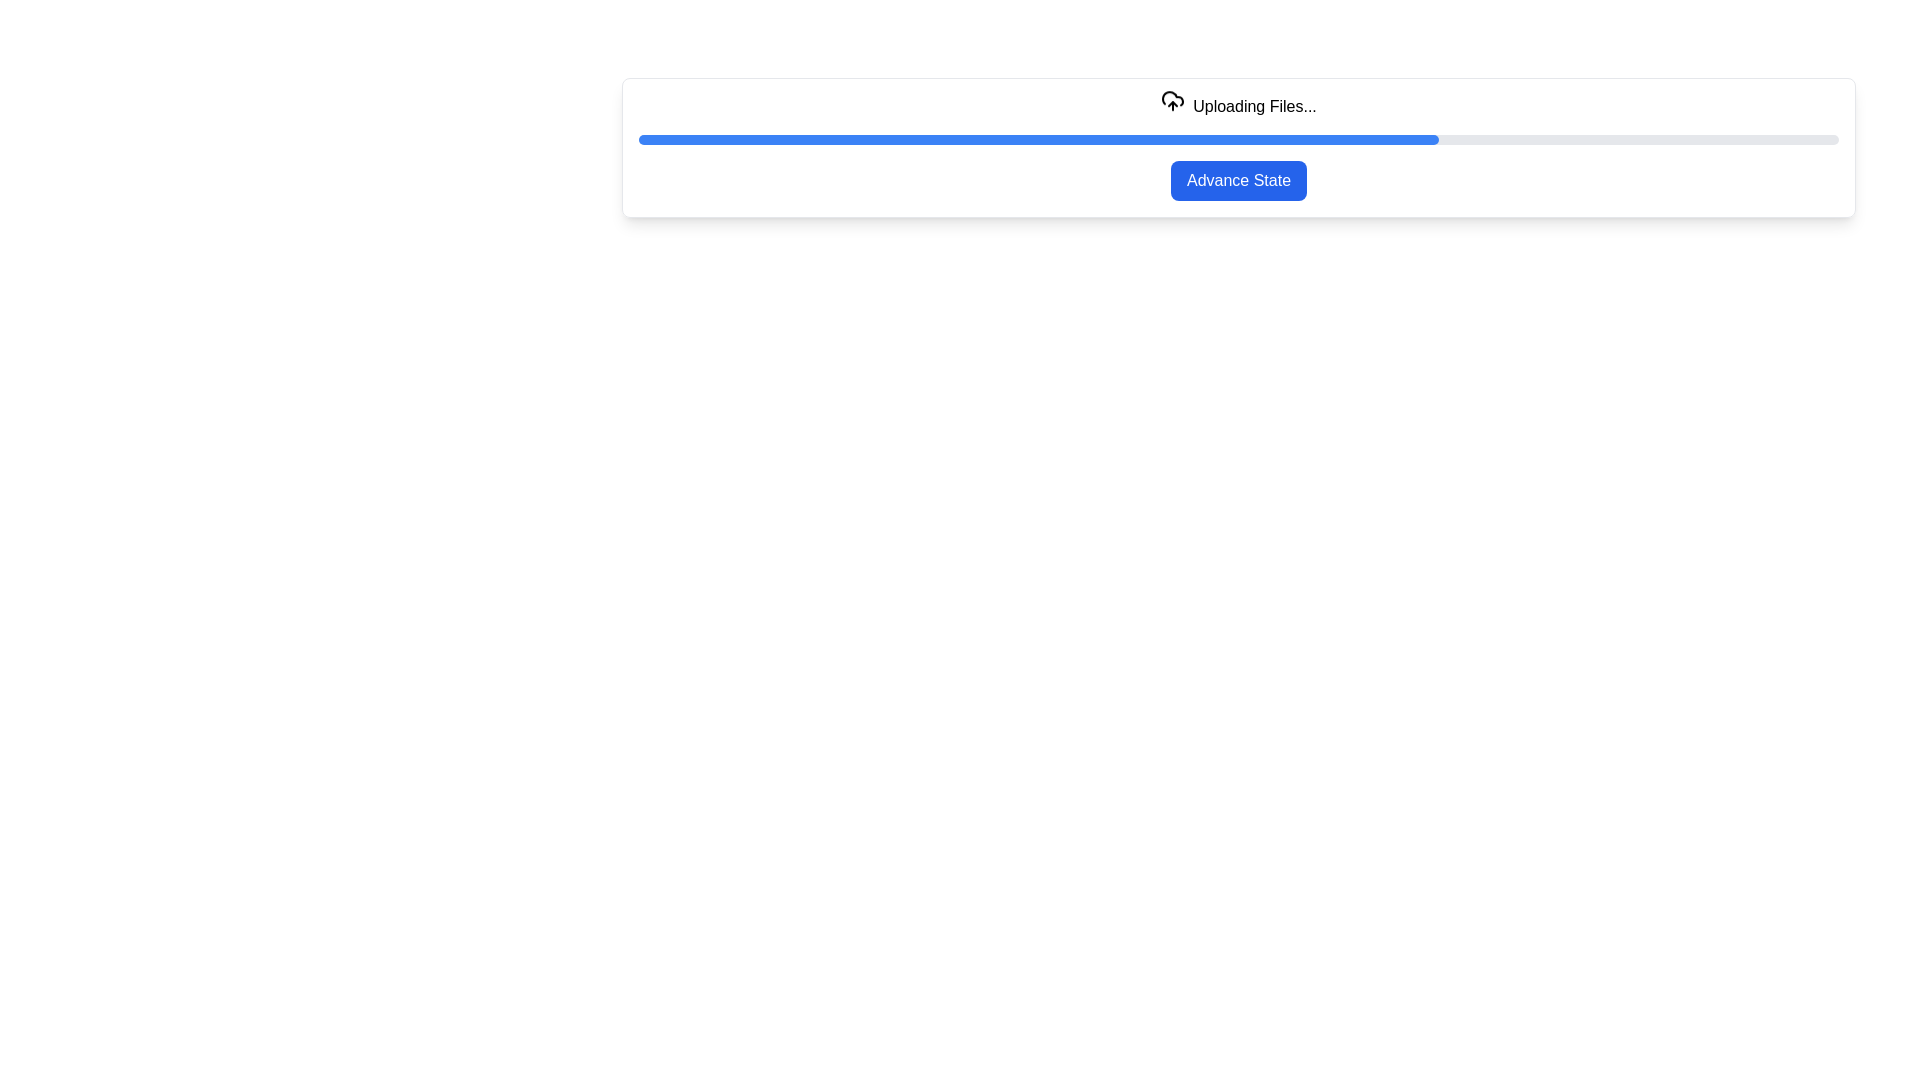 The height and width of the screenshot is (1080, 1920). I want to click on the 'Advance State' button located near the right end of the horizontal progress bar, below the 'Uploading Files...' text, to initiate its function, so click(1237, 181).